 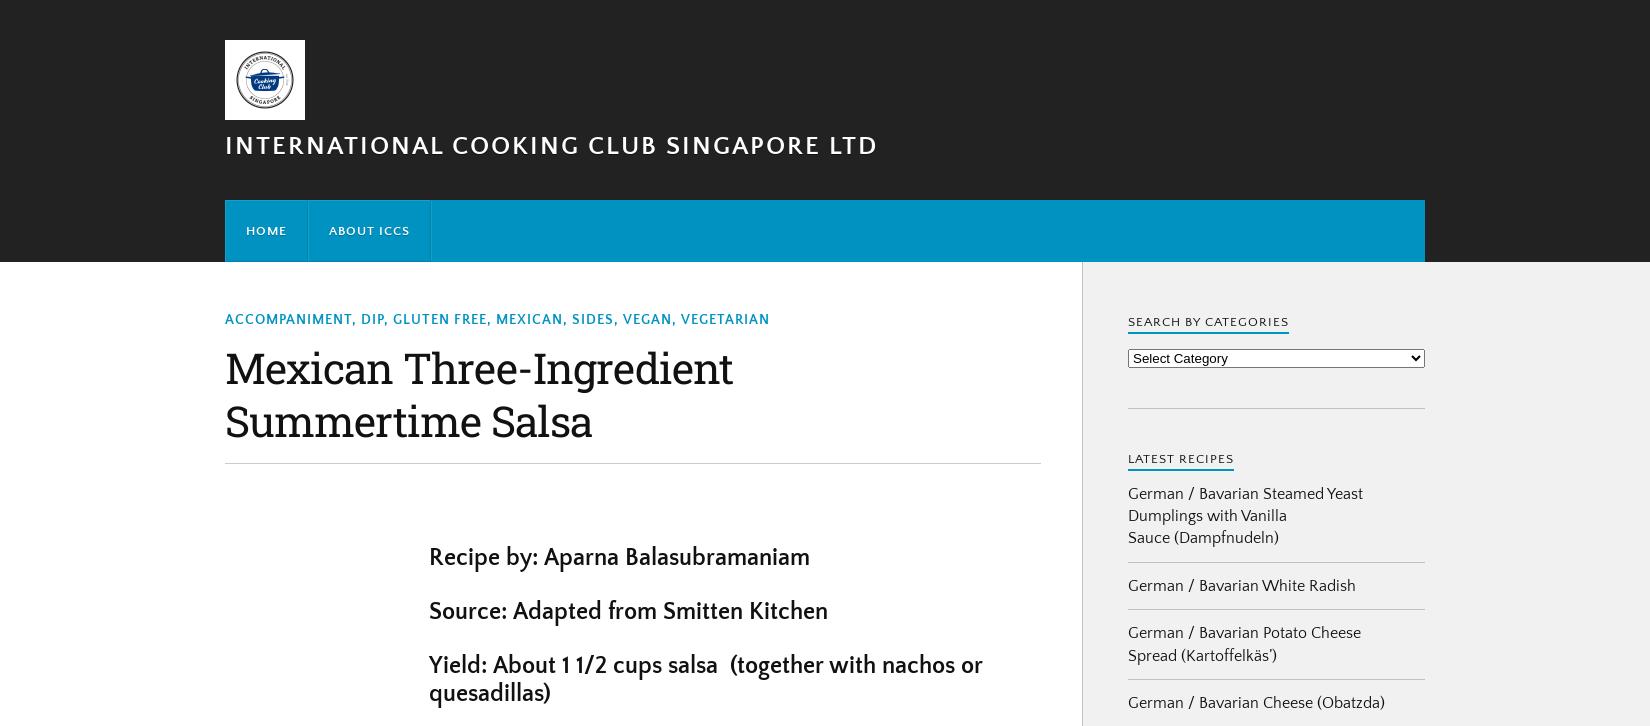 I want to click on 'Mexican', so click(x=528, y=318).